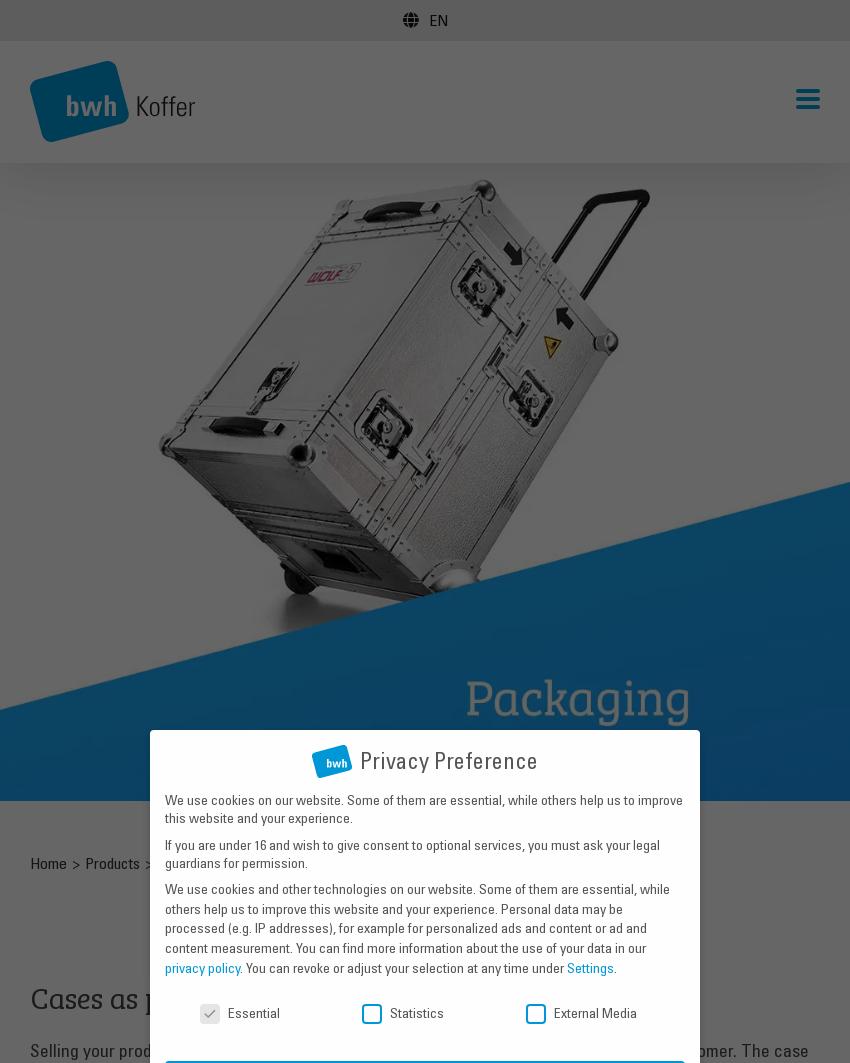  Describe the element at coordinates (363, 29) in the screenshot. I see `'Verpackung'` at that location.